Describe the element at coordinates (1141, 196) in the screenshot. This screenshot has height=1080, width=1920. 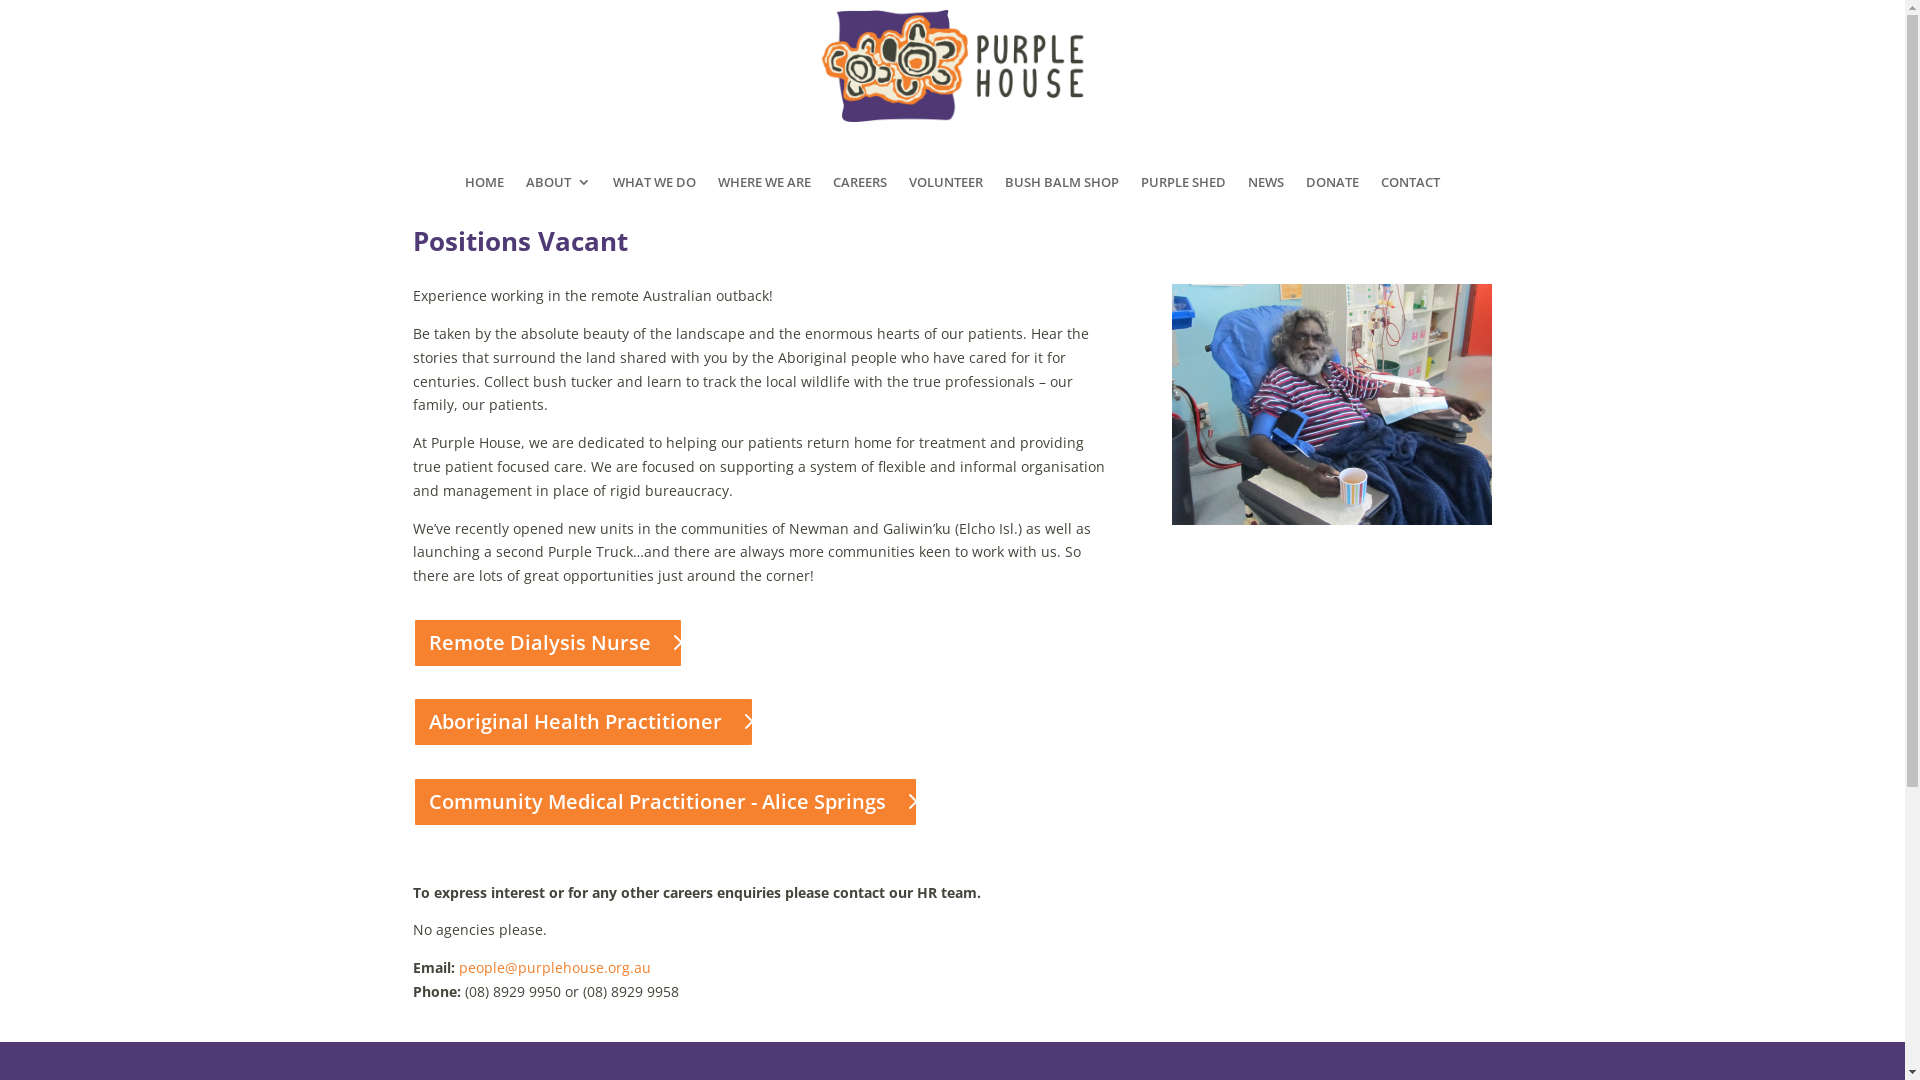
I see `'PURPLE SHED'` at that location.